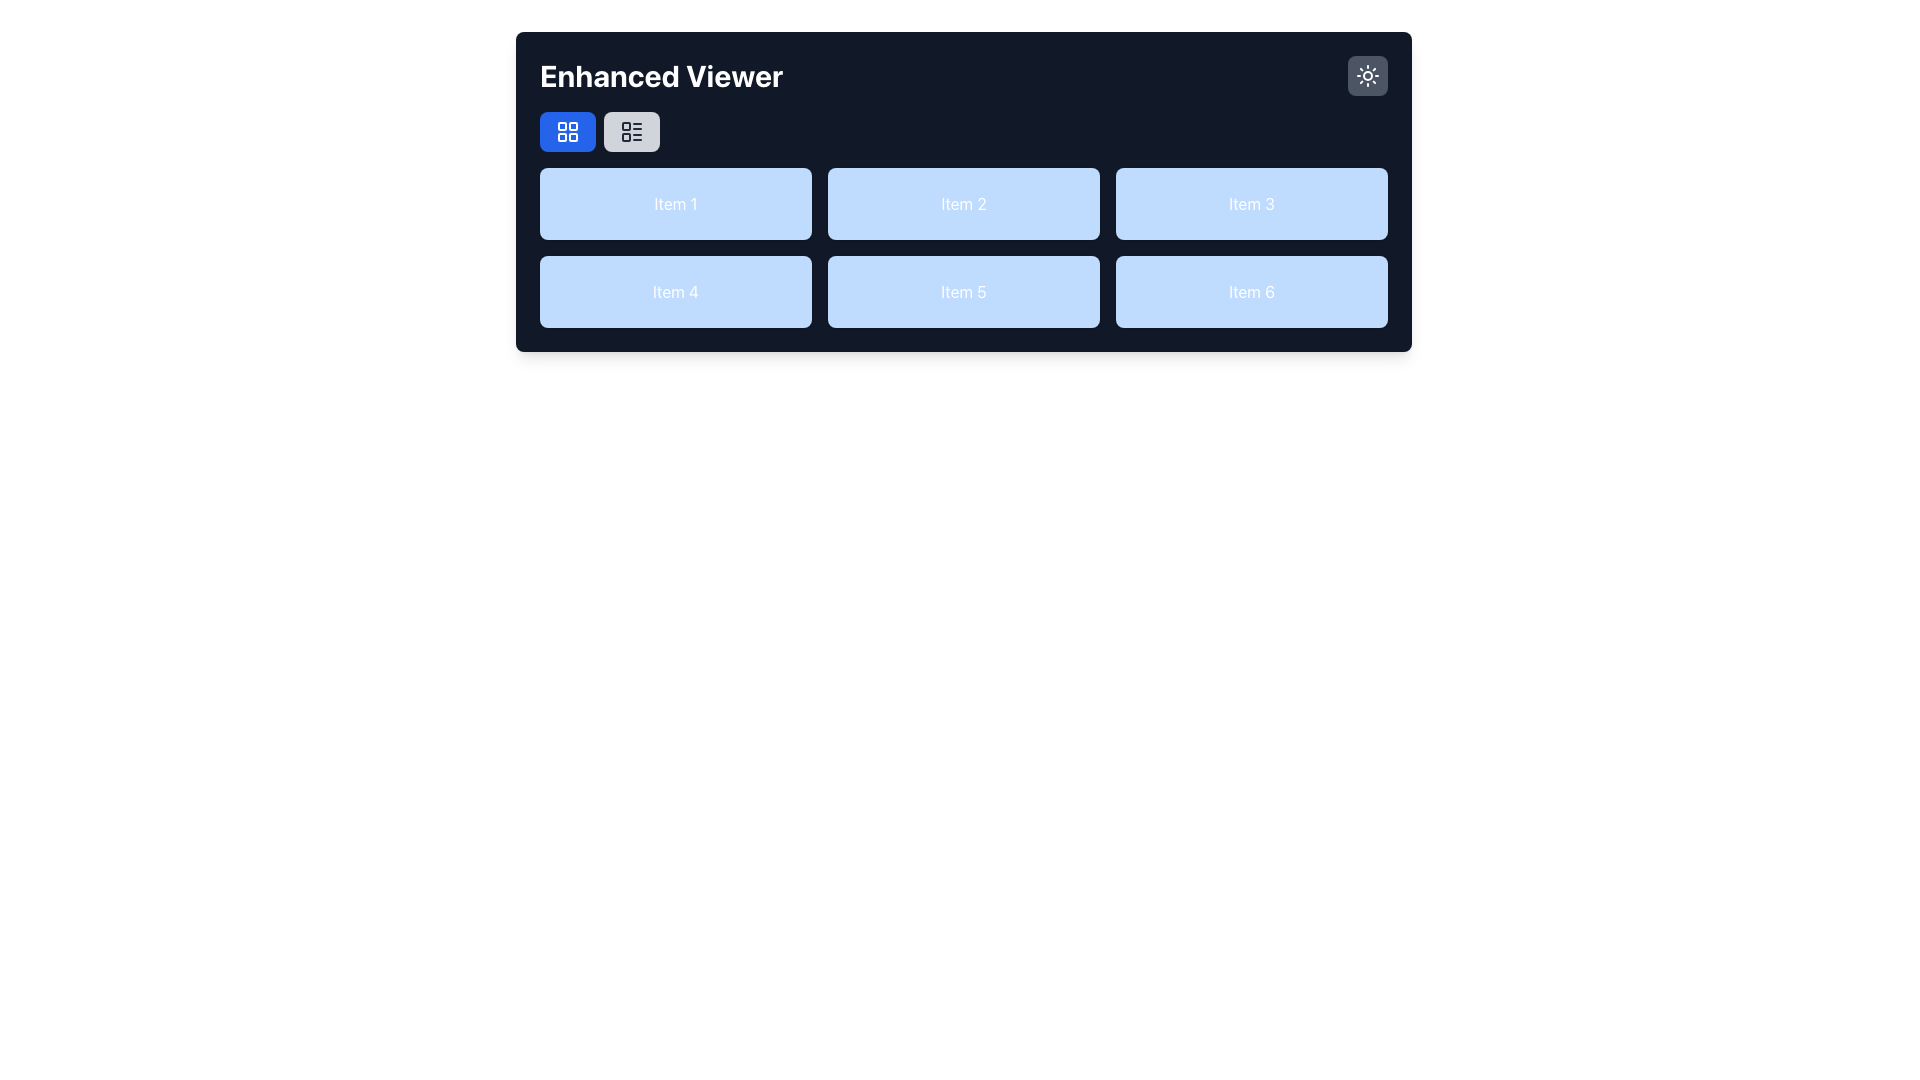  I want to click on the layout switching button located in the toolbar section at the top of the interface, which is the second button from the left, so click(631, 131).